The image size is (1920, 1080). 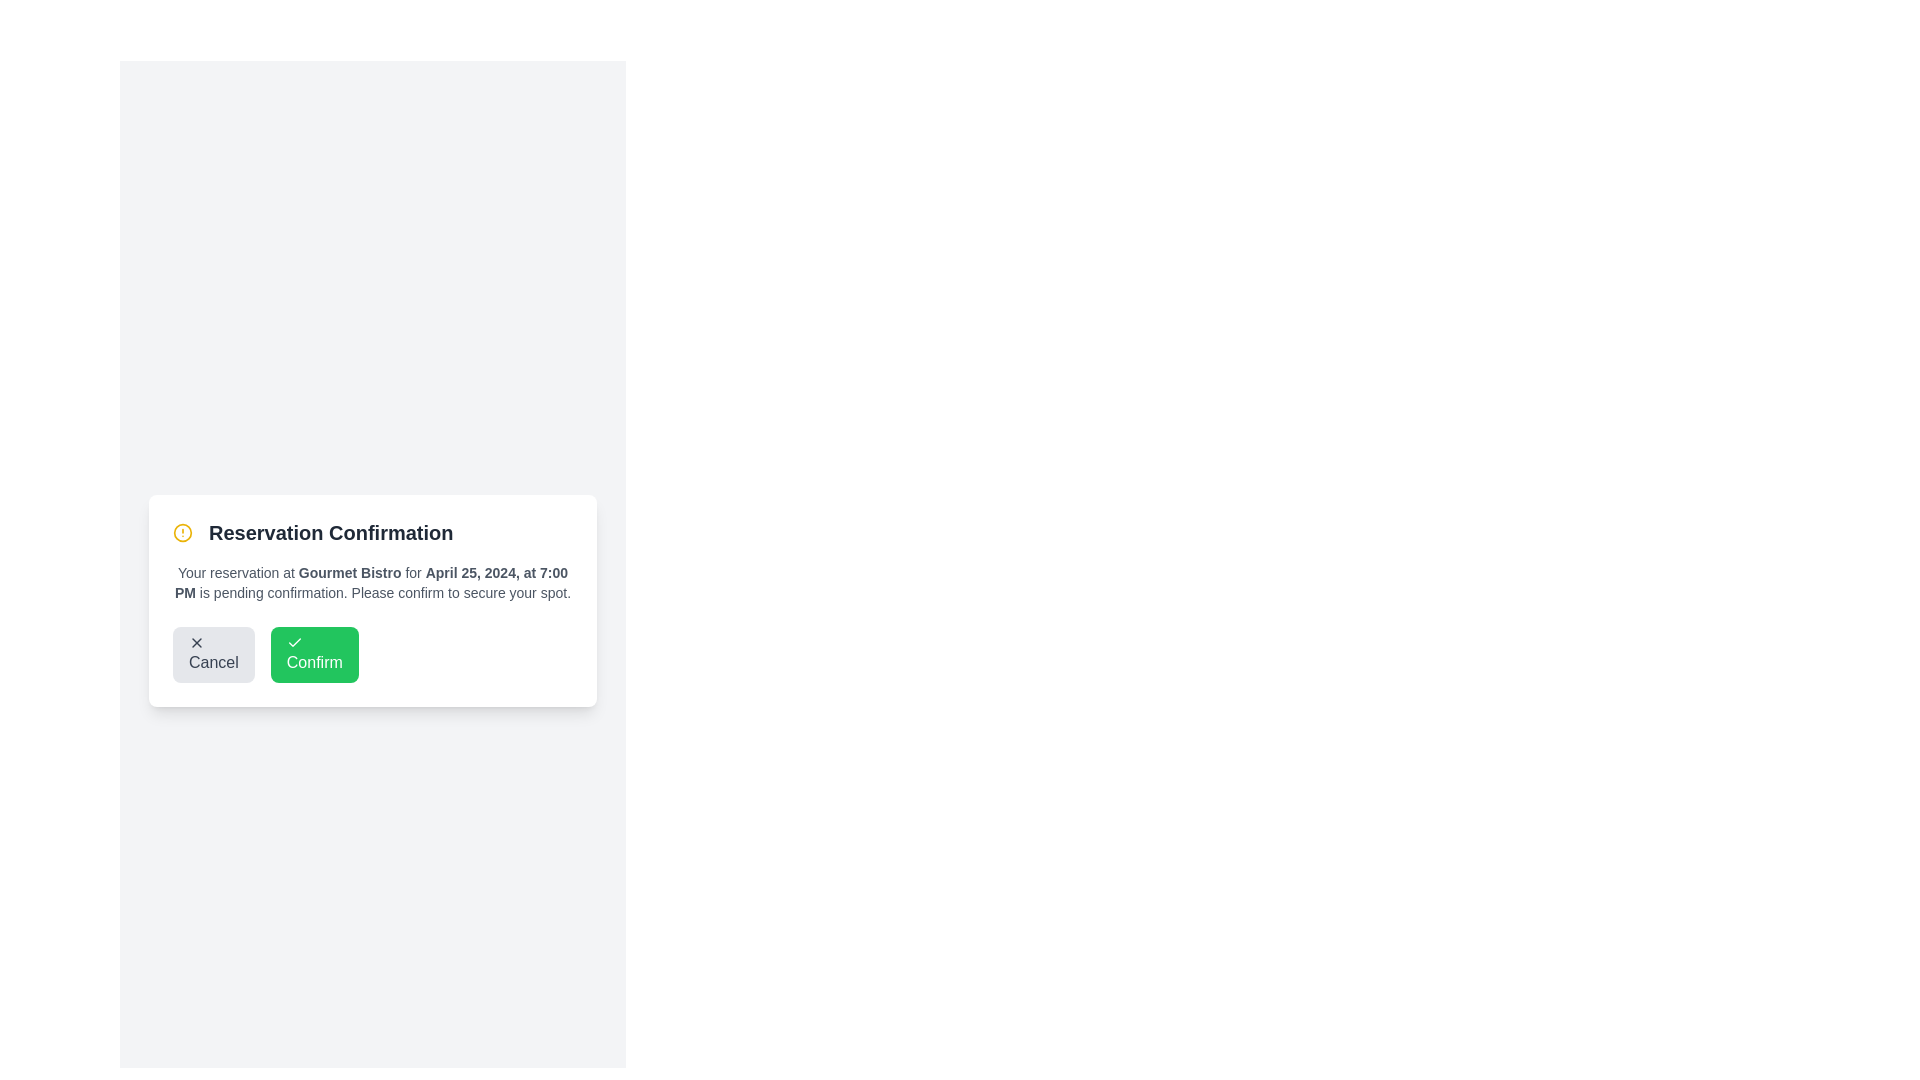 What do you see at coordinates (371, 582) in the screenshot?
I see `the Text label that conveys the specific date and time of a reservation, located after 'Gourmet Bistro' and before 'is pending confirmation.'` at bounding box center [371, 582].